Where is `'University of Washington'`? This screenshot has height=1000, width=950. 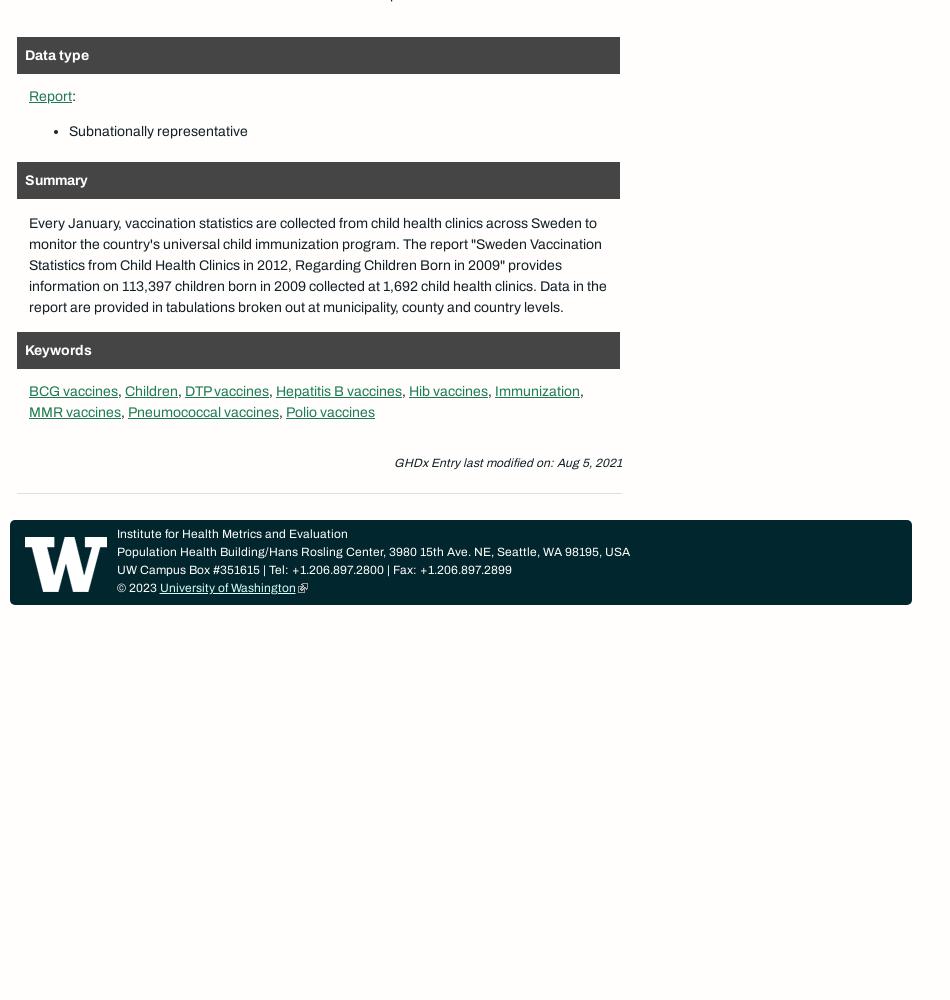
'University of Washington' is located at coordinates (159, 587).